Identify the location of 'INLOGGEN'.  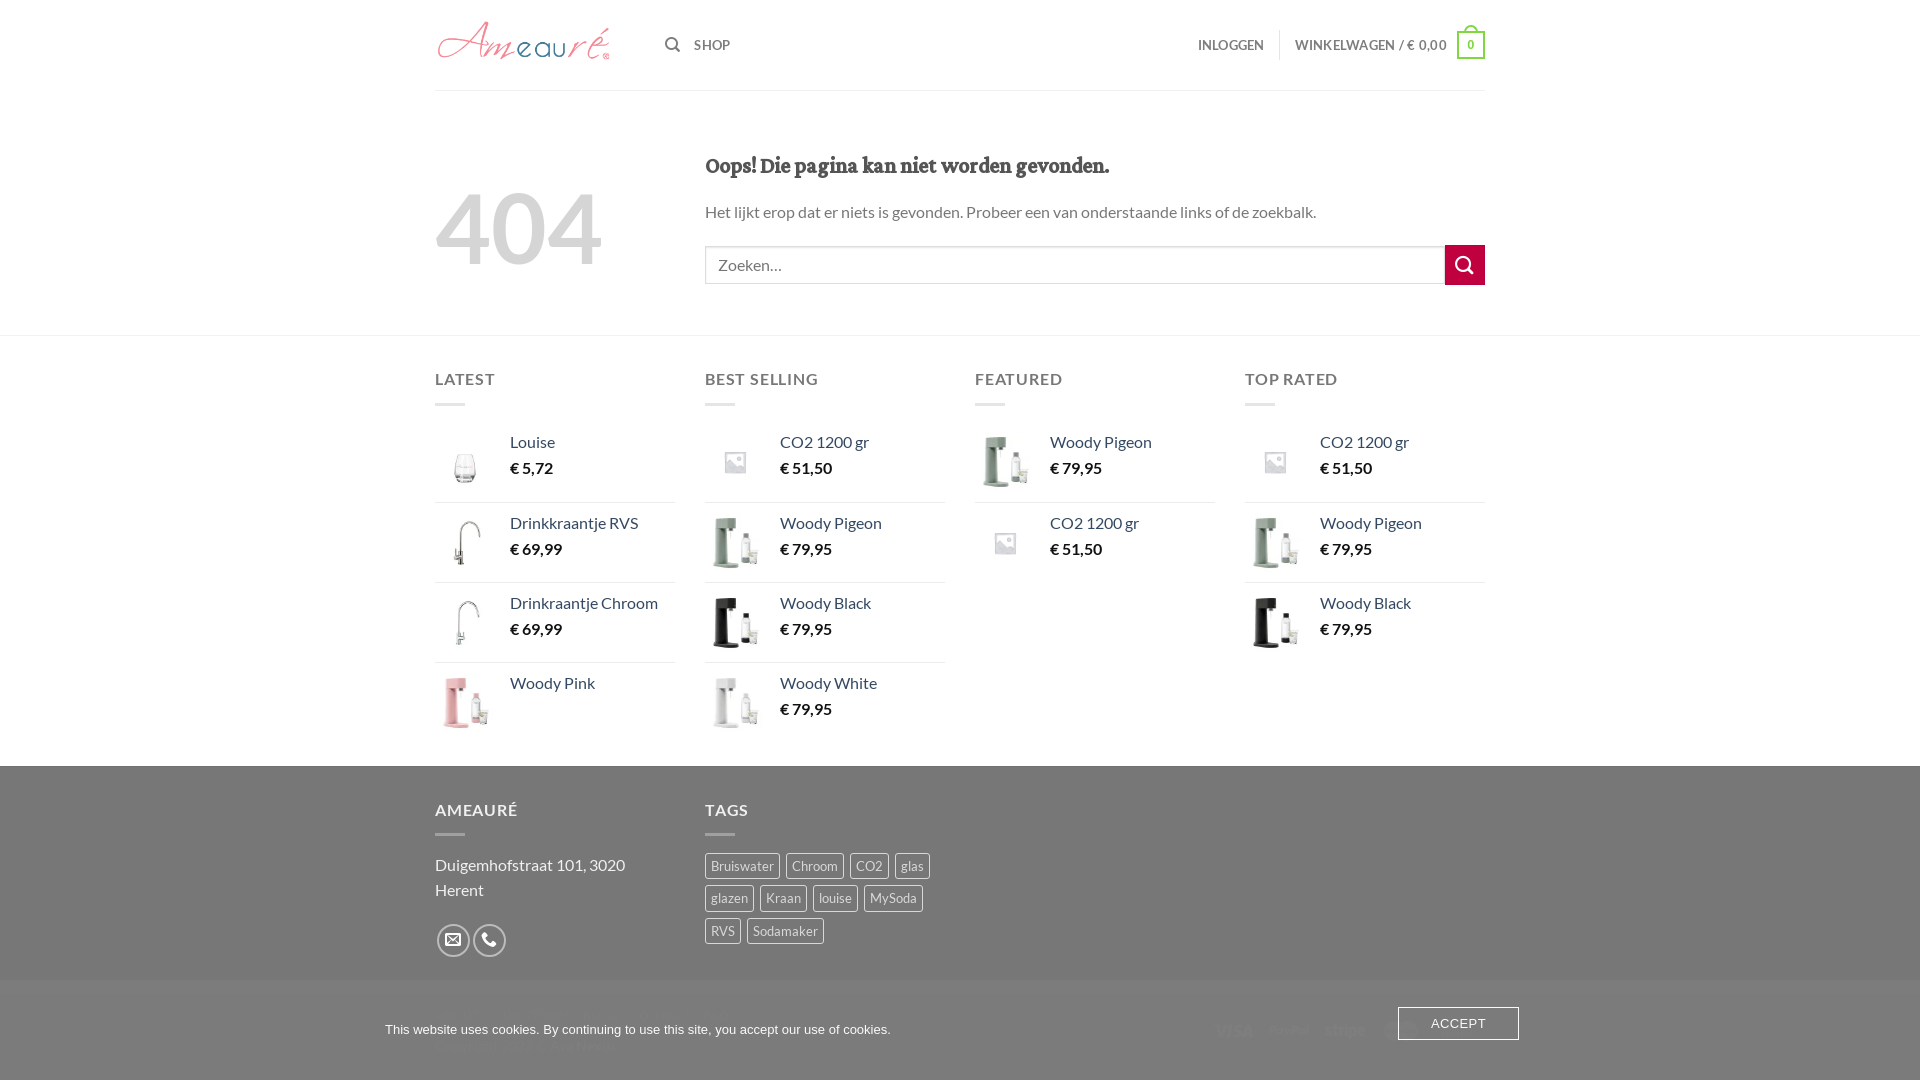
(1230, 45).